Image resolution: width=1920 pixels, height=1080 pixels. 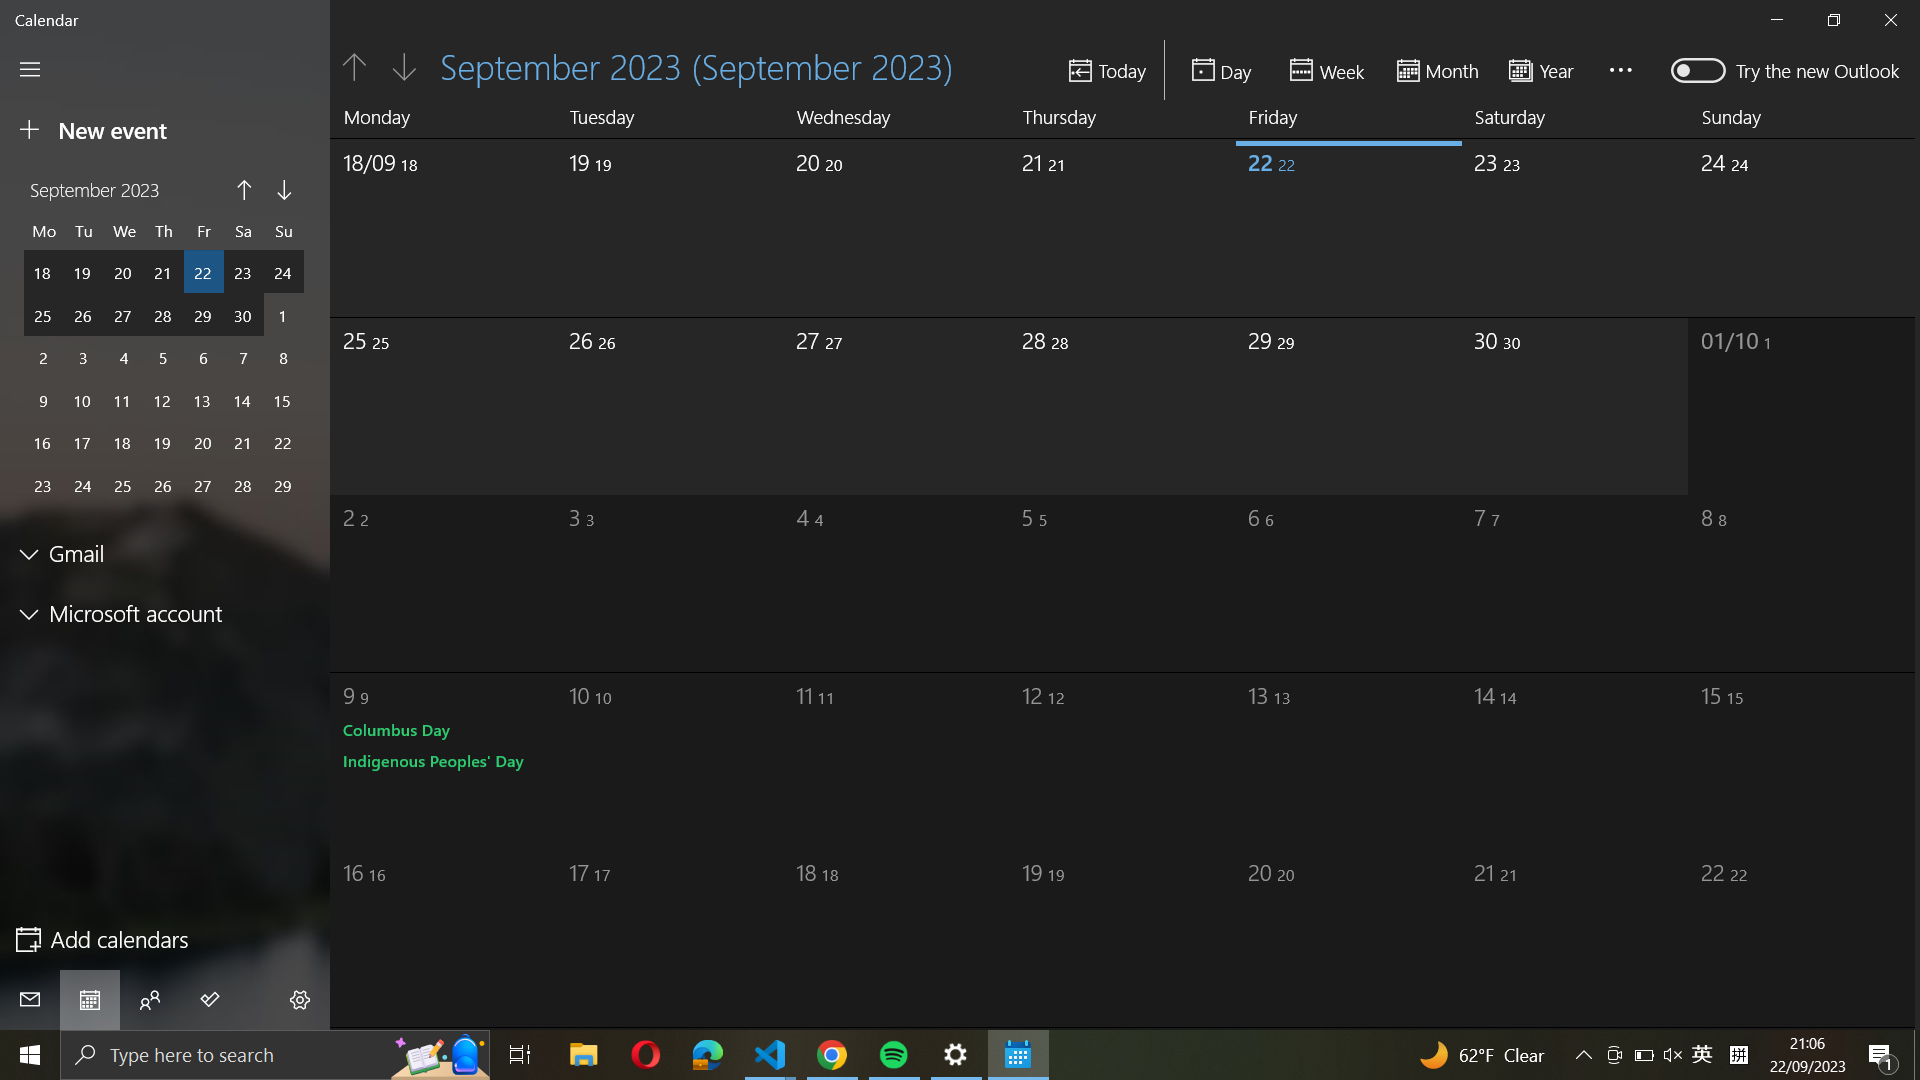 What do you see at coordinates (1107, 69) in the screenshot?
I see `Go to today"s date` at bounding box center [1107, 69].